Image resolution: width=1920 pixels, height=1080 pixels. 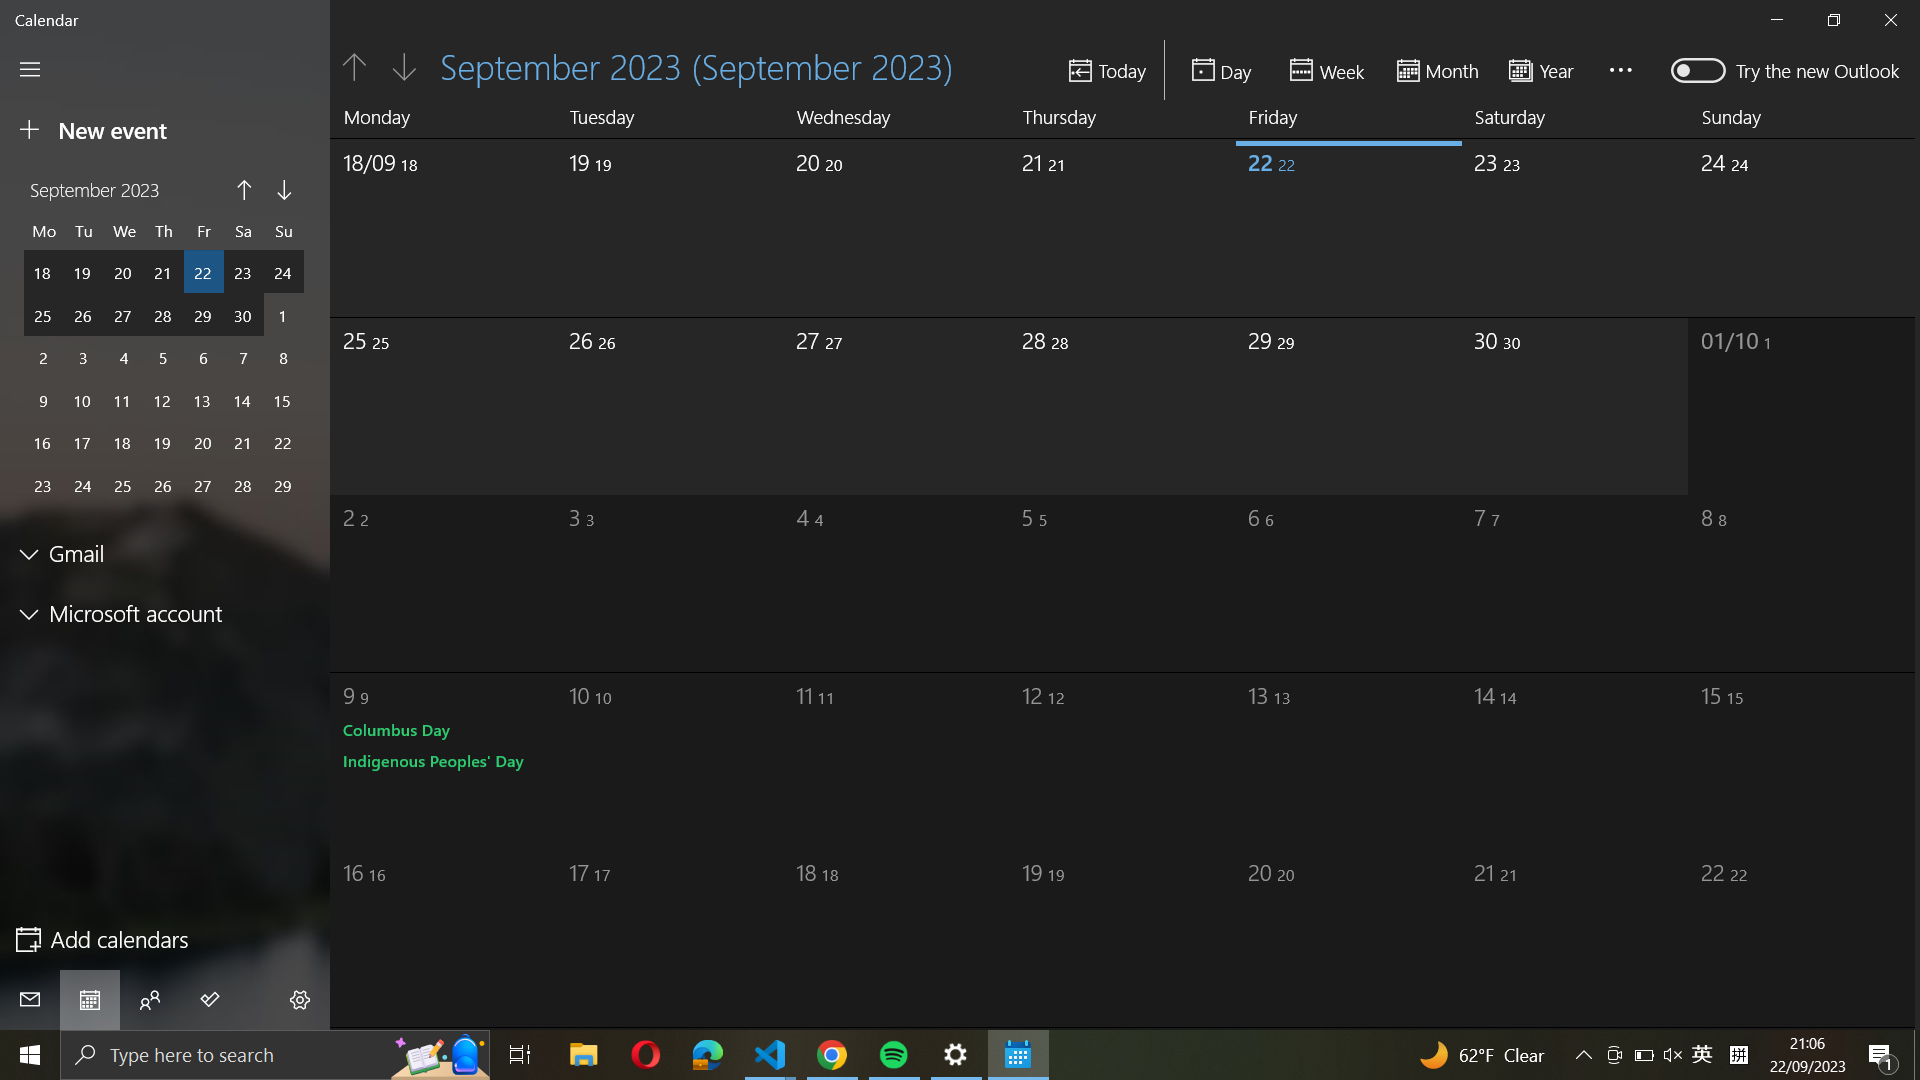 What do you see at coordinates (1107, 69) in the screenshot?
I see `Go to today"s date` at bounding box center [1107, 69].